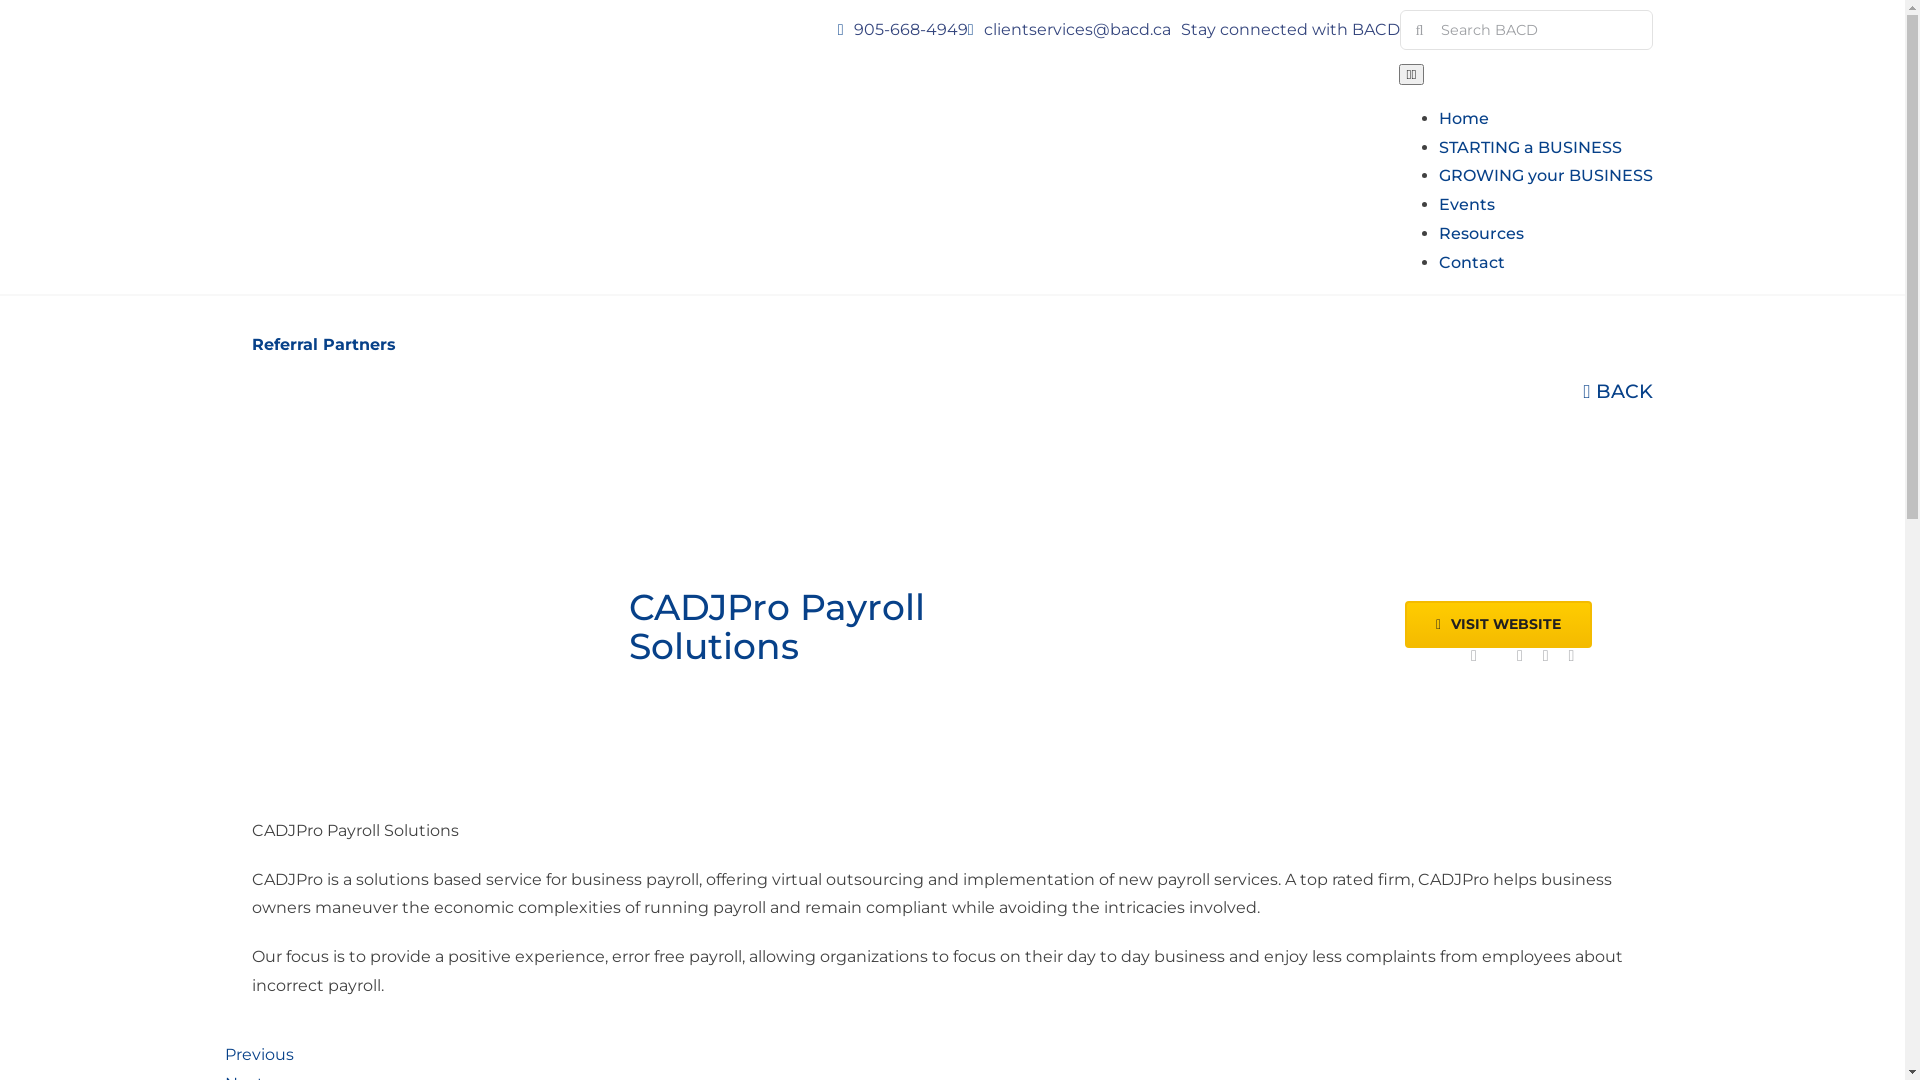 The height and width of the screenshot is (1080, 1920). What do you see at coordinates (910, 29) in the screenshot?
I see `'905-668-4949'` at bounding box center [910, 29].